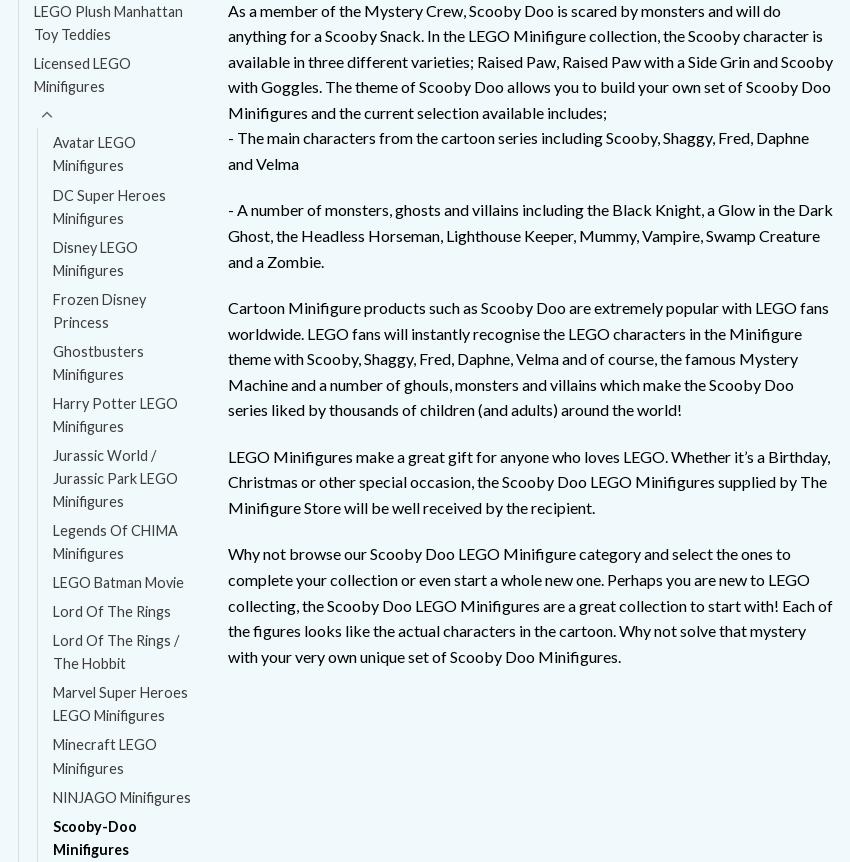 The image size is (850, 862). I want to click on 'Frozen Disney Princess', so click(98, 309).